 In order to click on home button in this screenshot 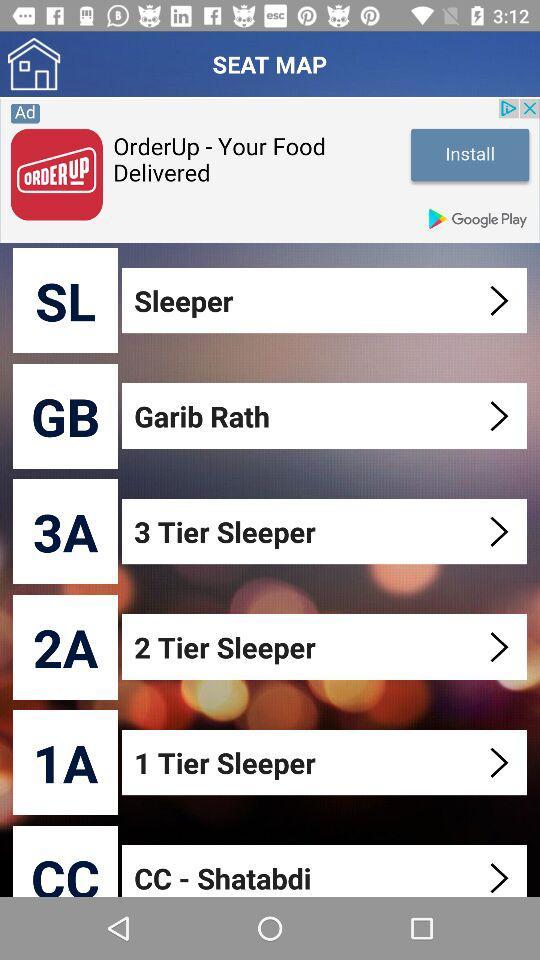, I will do `click(33, 64)`.